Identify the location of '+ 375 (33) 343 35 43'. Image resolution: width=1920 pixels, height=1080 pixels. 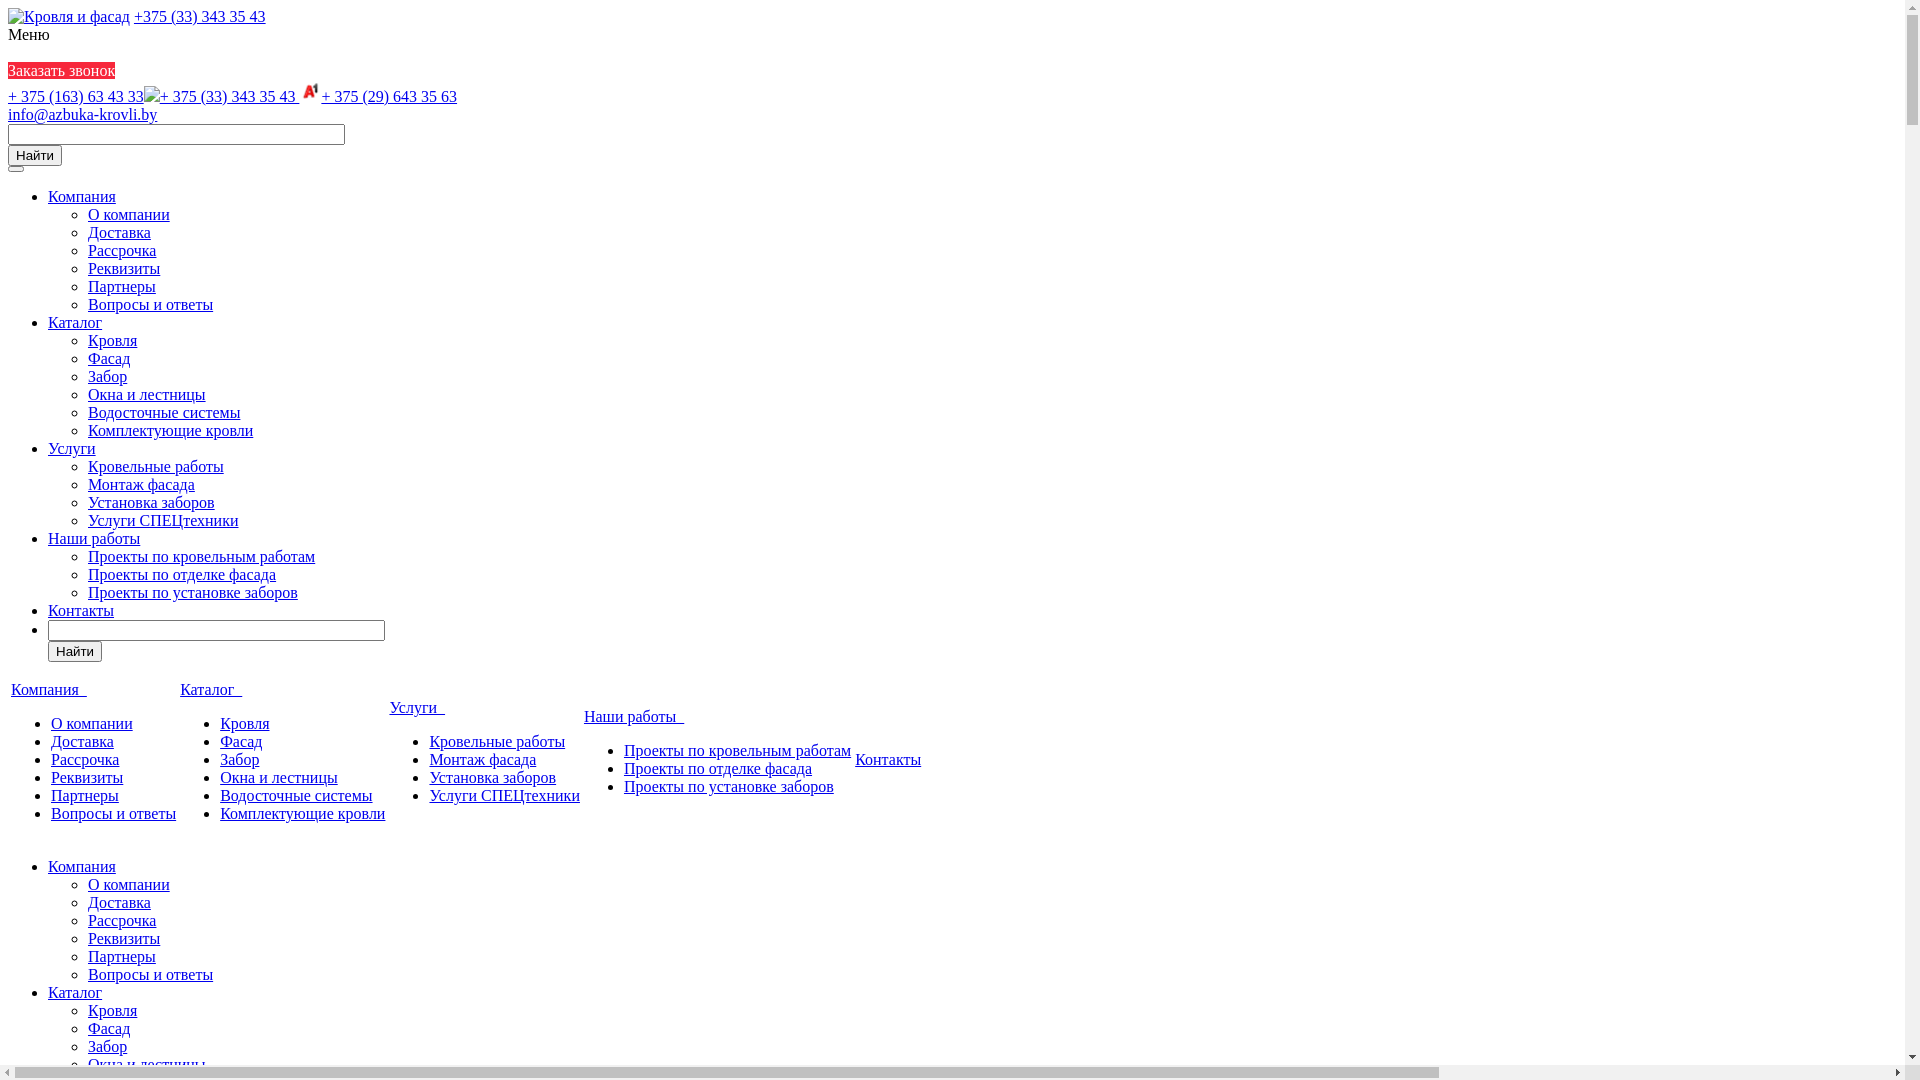
(143, 96).